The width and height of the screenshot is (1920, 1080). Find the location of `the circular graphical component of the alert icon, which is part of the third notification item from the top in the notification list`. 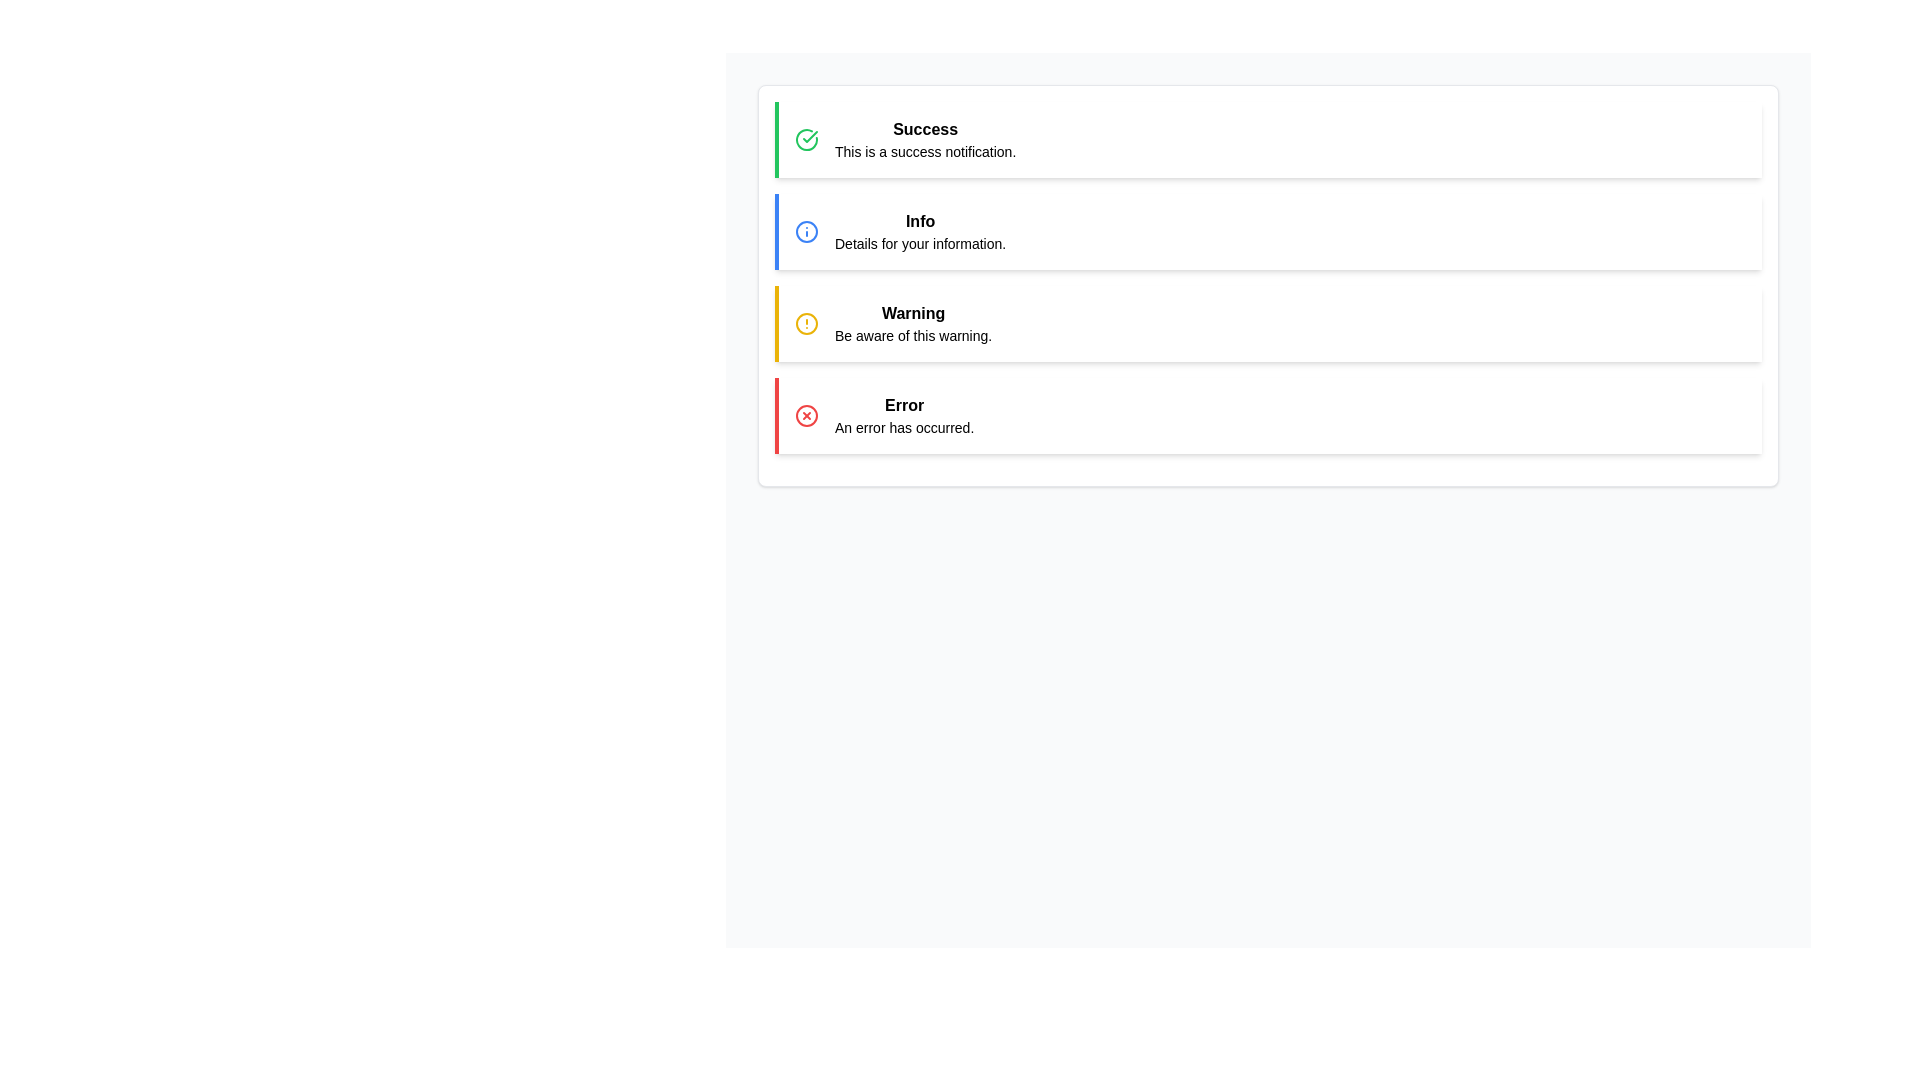

the circular graphical component of the alert icon, which is part of the third notification item from the top in the notification list is located at coordinates (806, 323).